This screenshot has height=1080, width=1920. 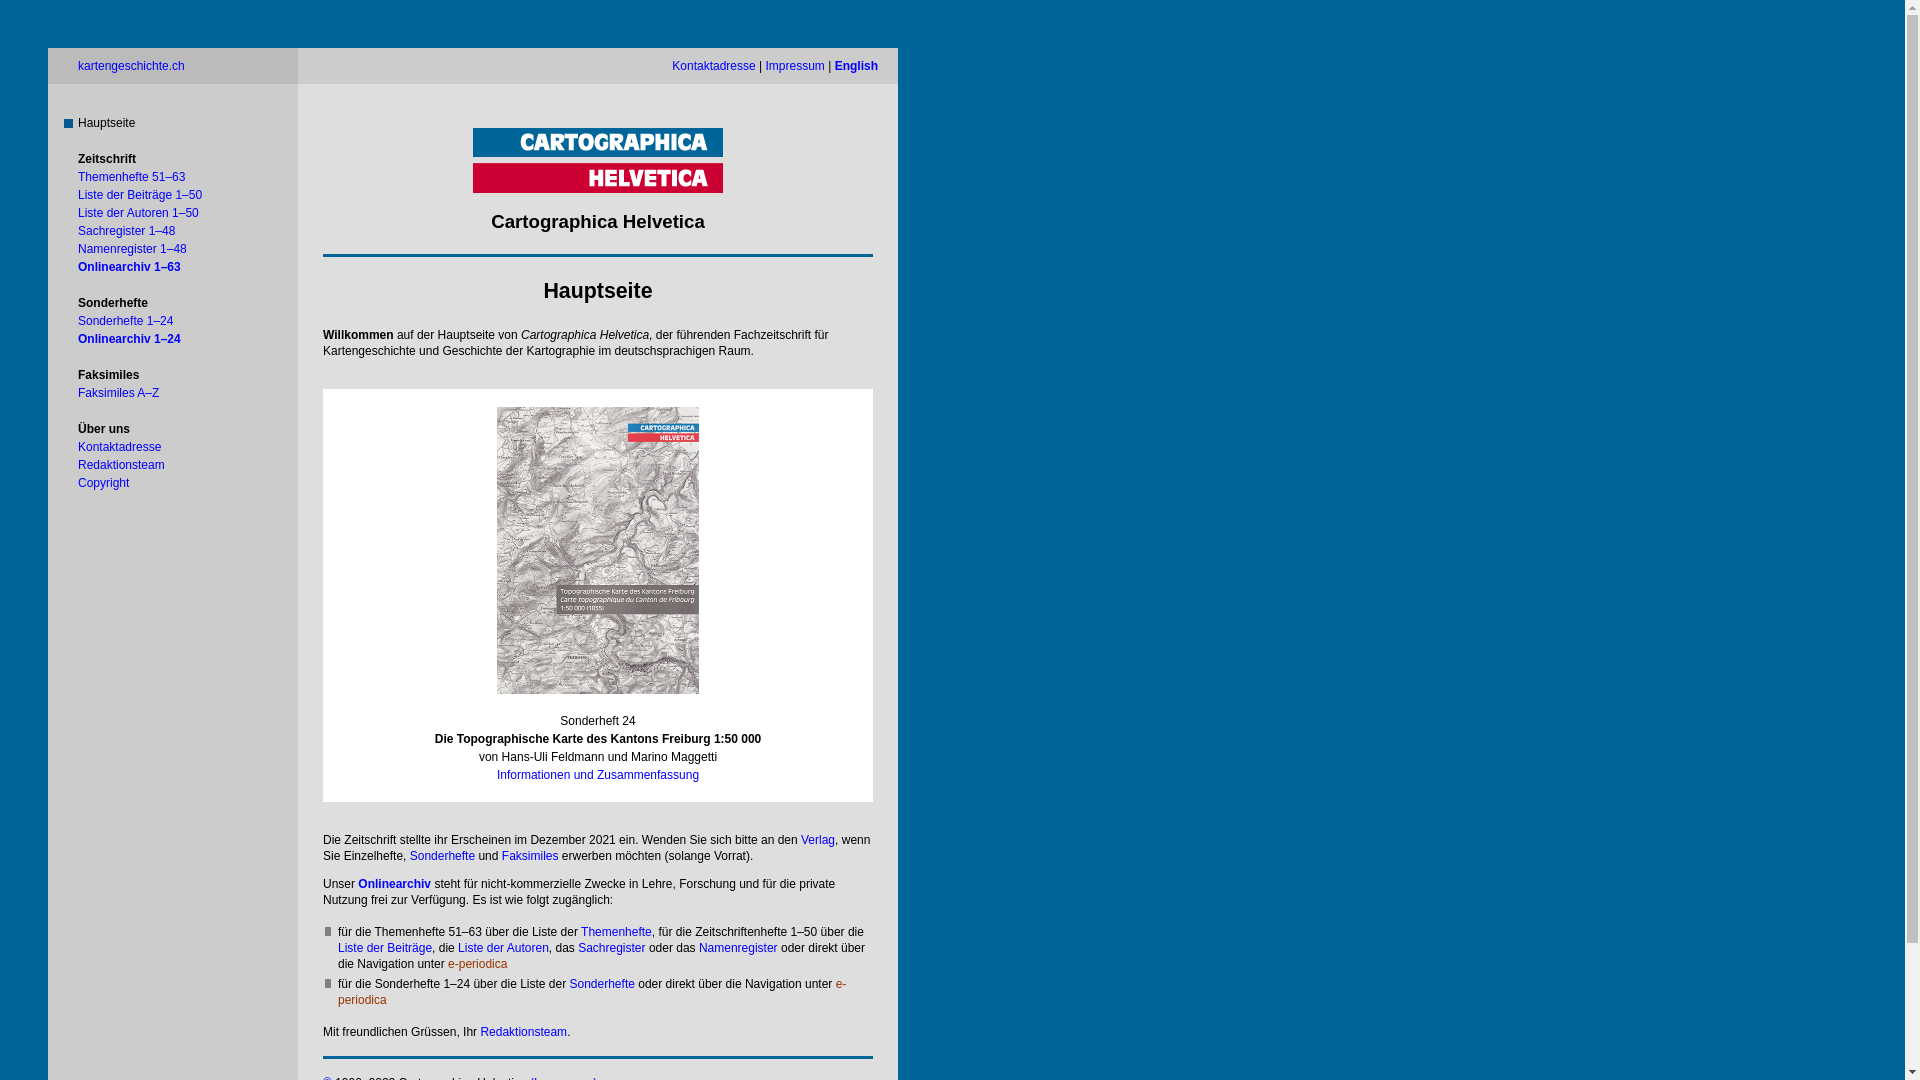 What do you see at coordinates (530, 855) in the screenshot?
I see `'Faksimiles'` at bounding box center [530, 855].